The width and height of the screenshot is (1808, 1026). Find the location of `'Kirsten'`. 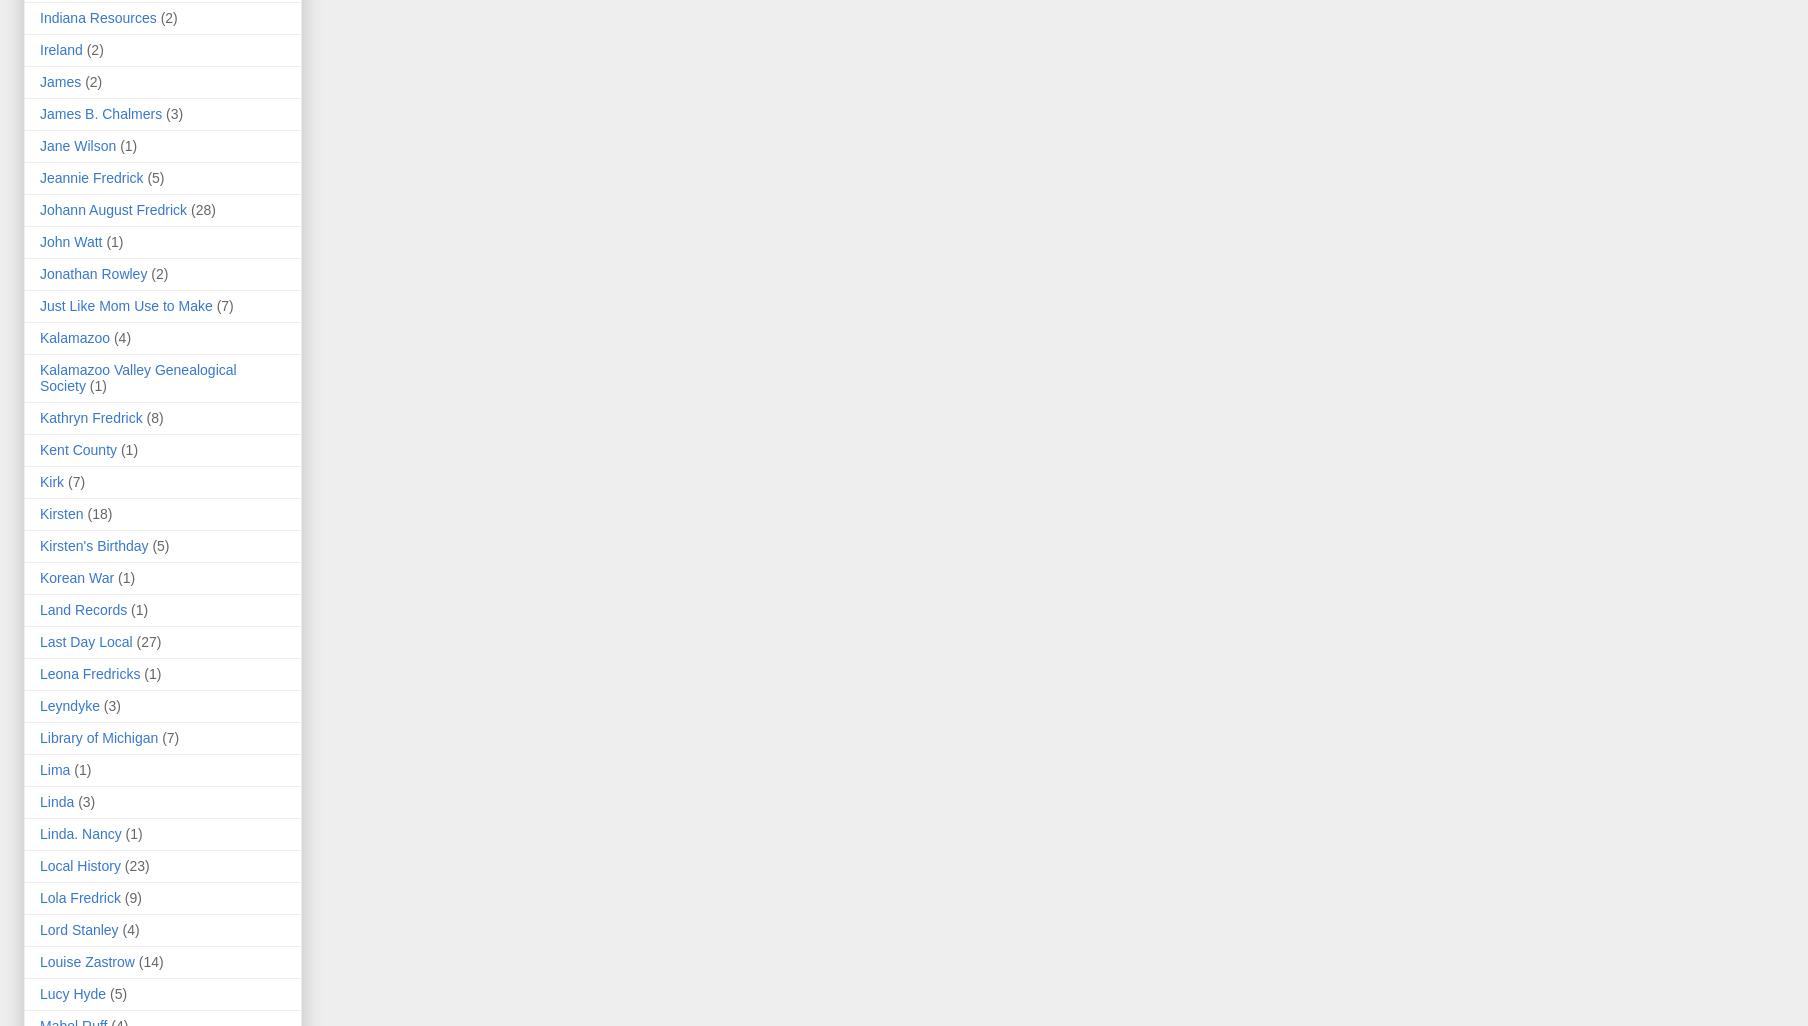

'Kirsten' is located at coordinates (61, 514).